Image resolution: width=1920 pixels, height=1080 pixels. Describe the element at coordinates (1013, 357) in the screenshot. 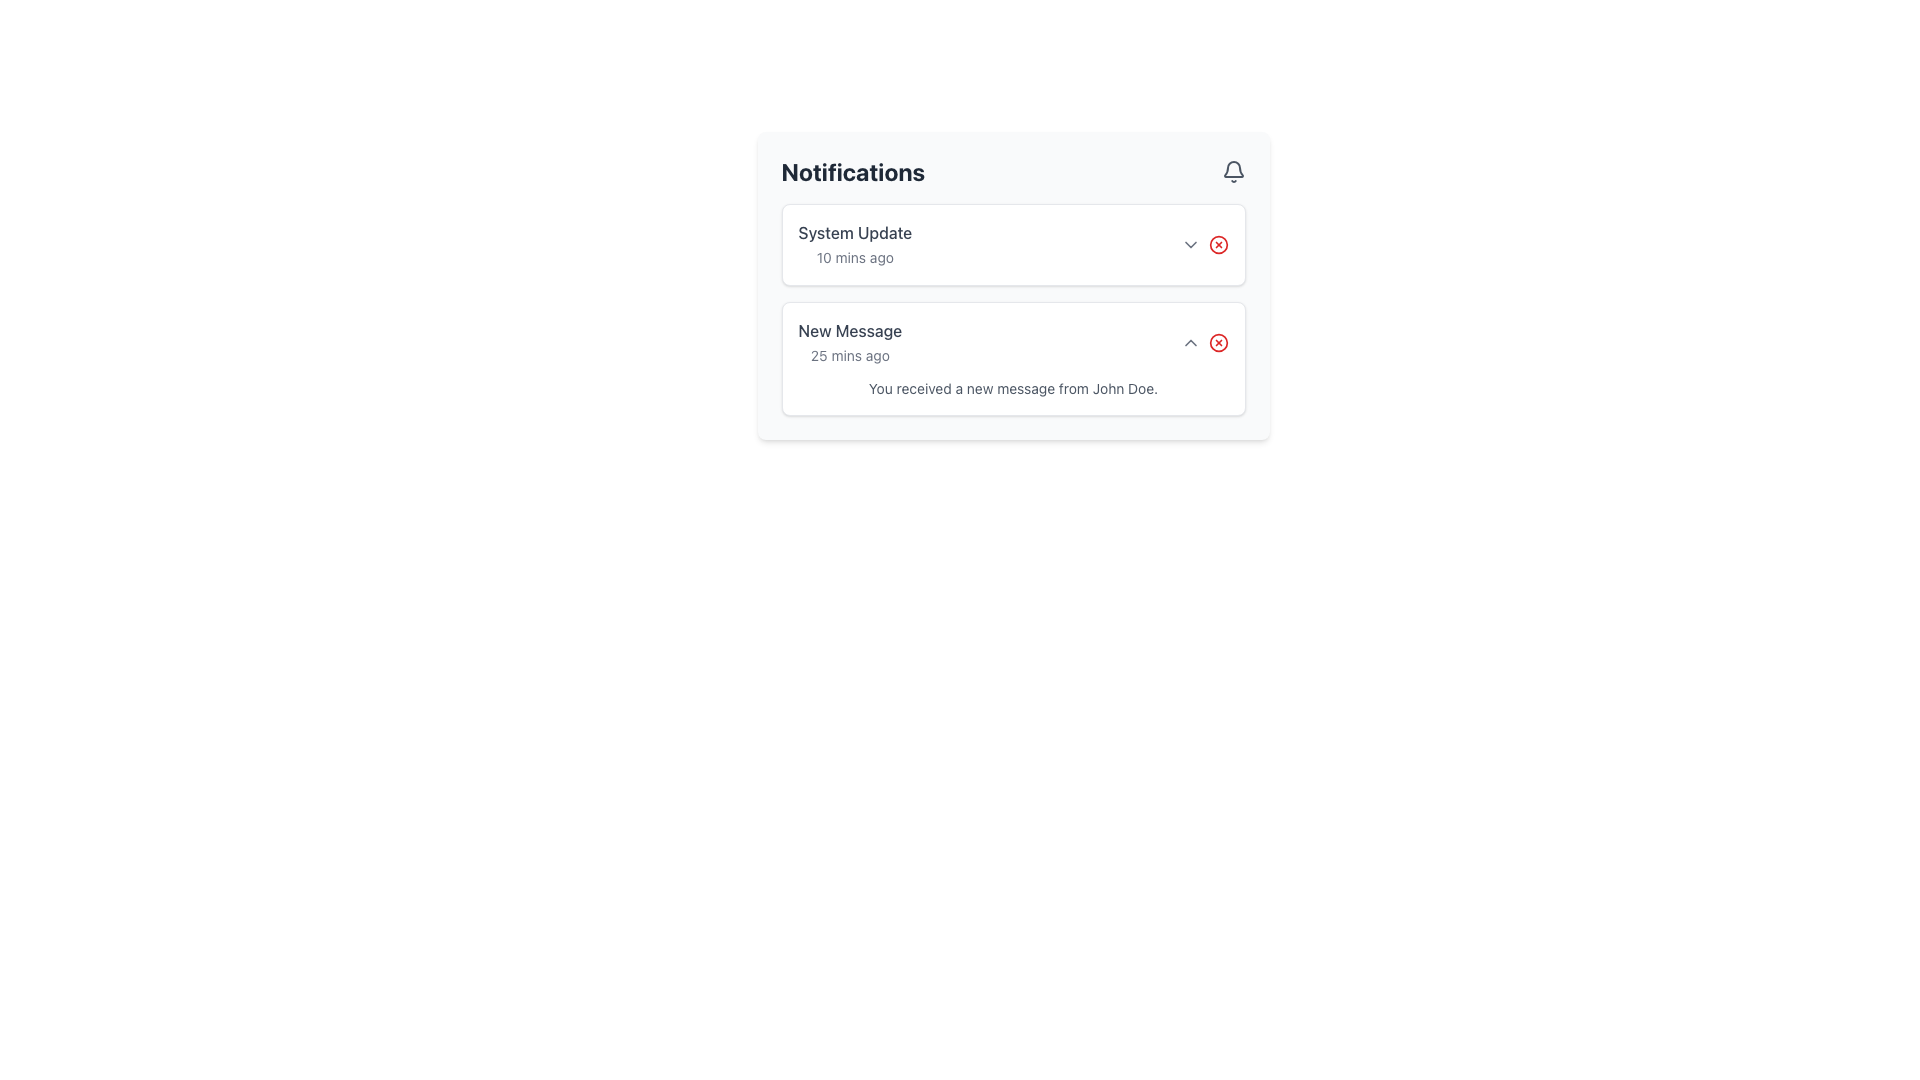

I see `the notification card that indicates a new message, located in the second card of the notification list under the 'System Update' card` at that location.